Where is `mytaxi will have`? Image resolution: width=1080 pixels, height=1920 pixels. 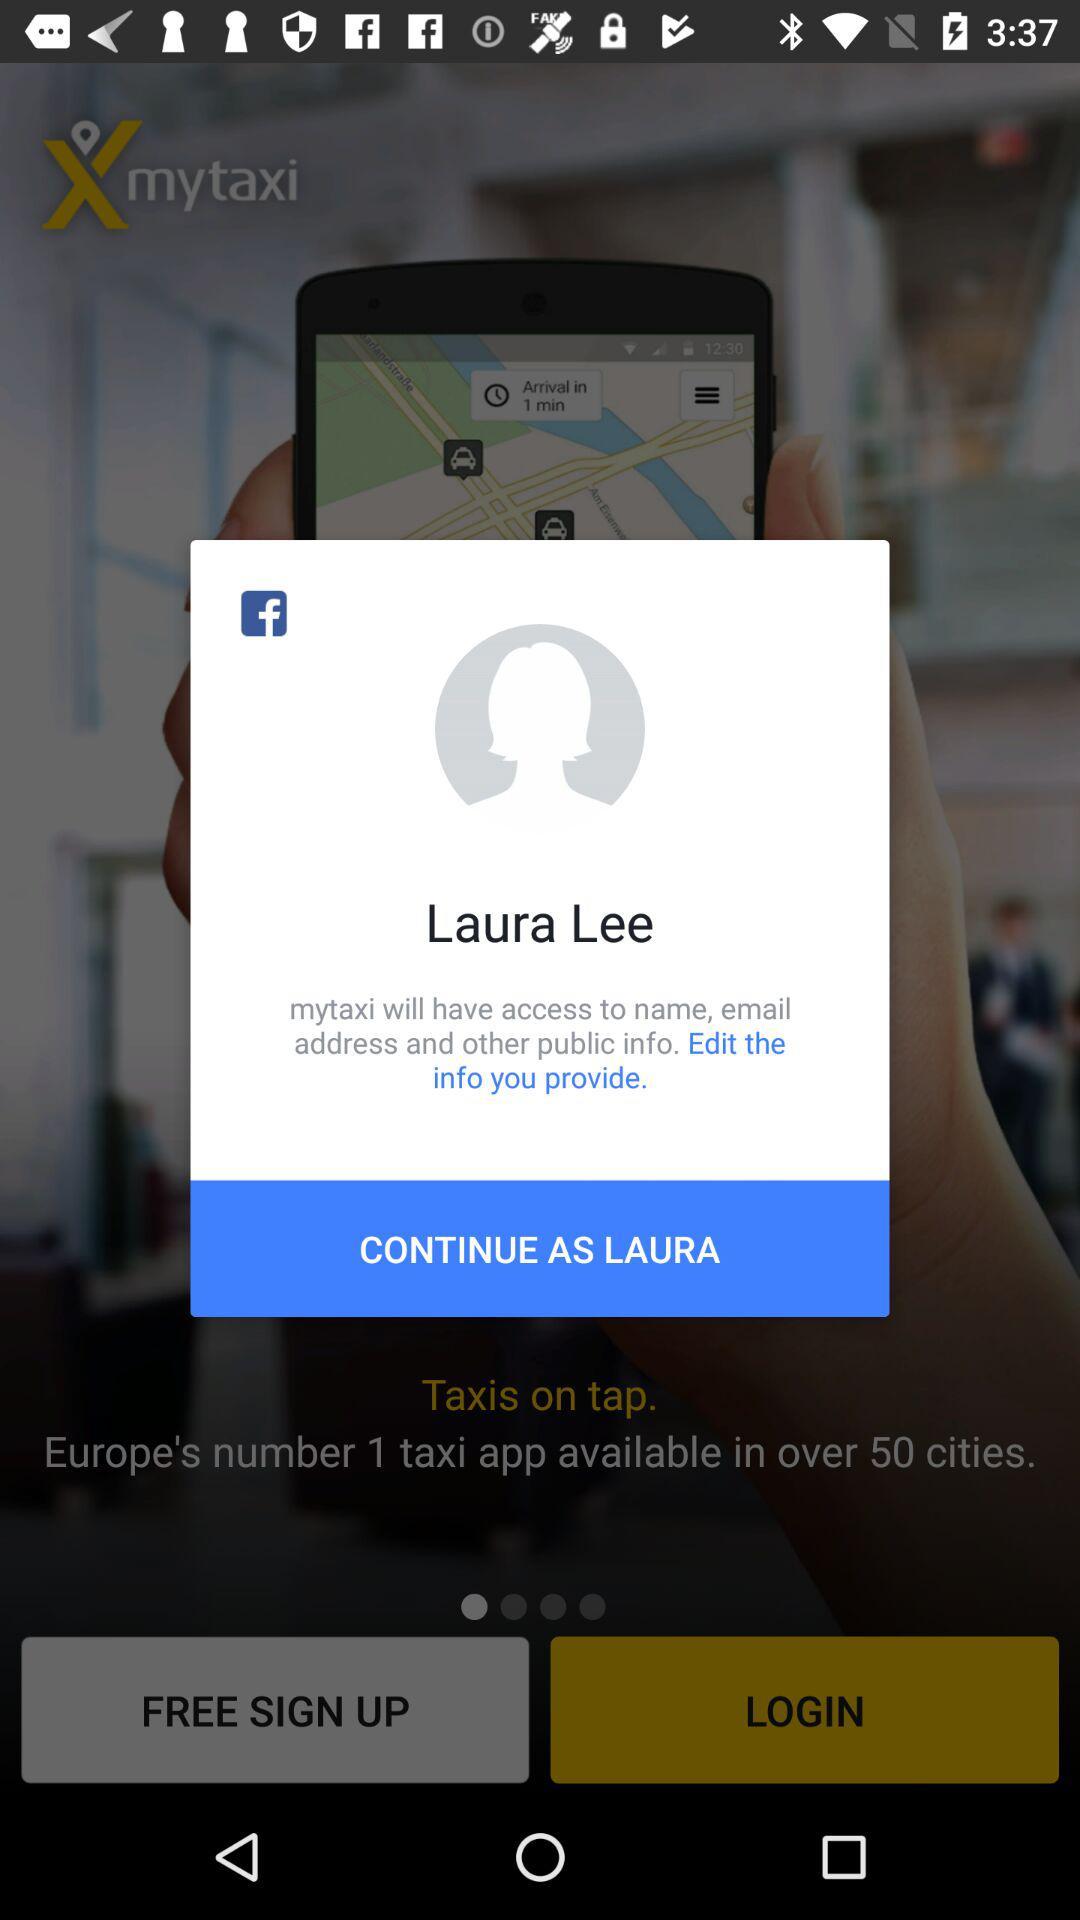 mytaxi will have is located at coordinates (540, 1041).